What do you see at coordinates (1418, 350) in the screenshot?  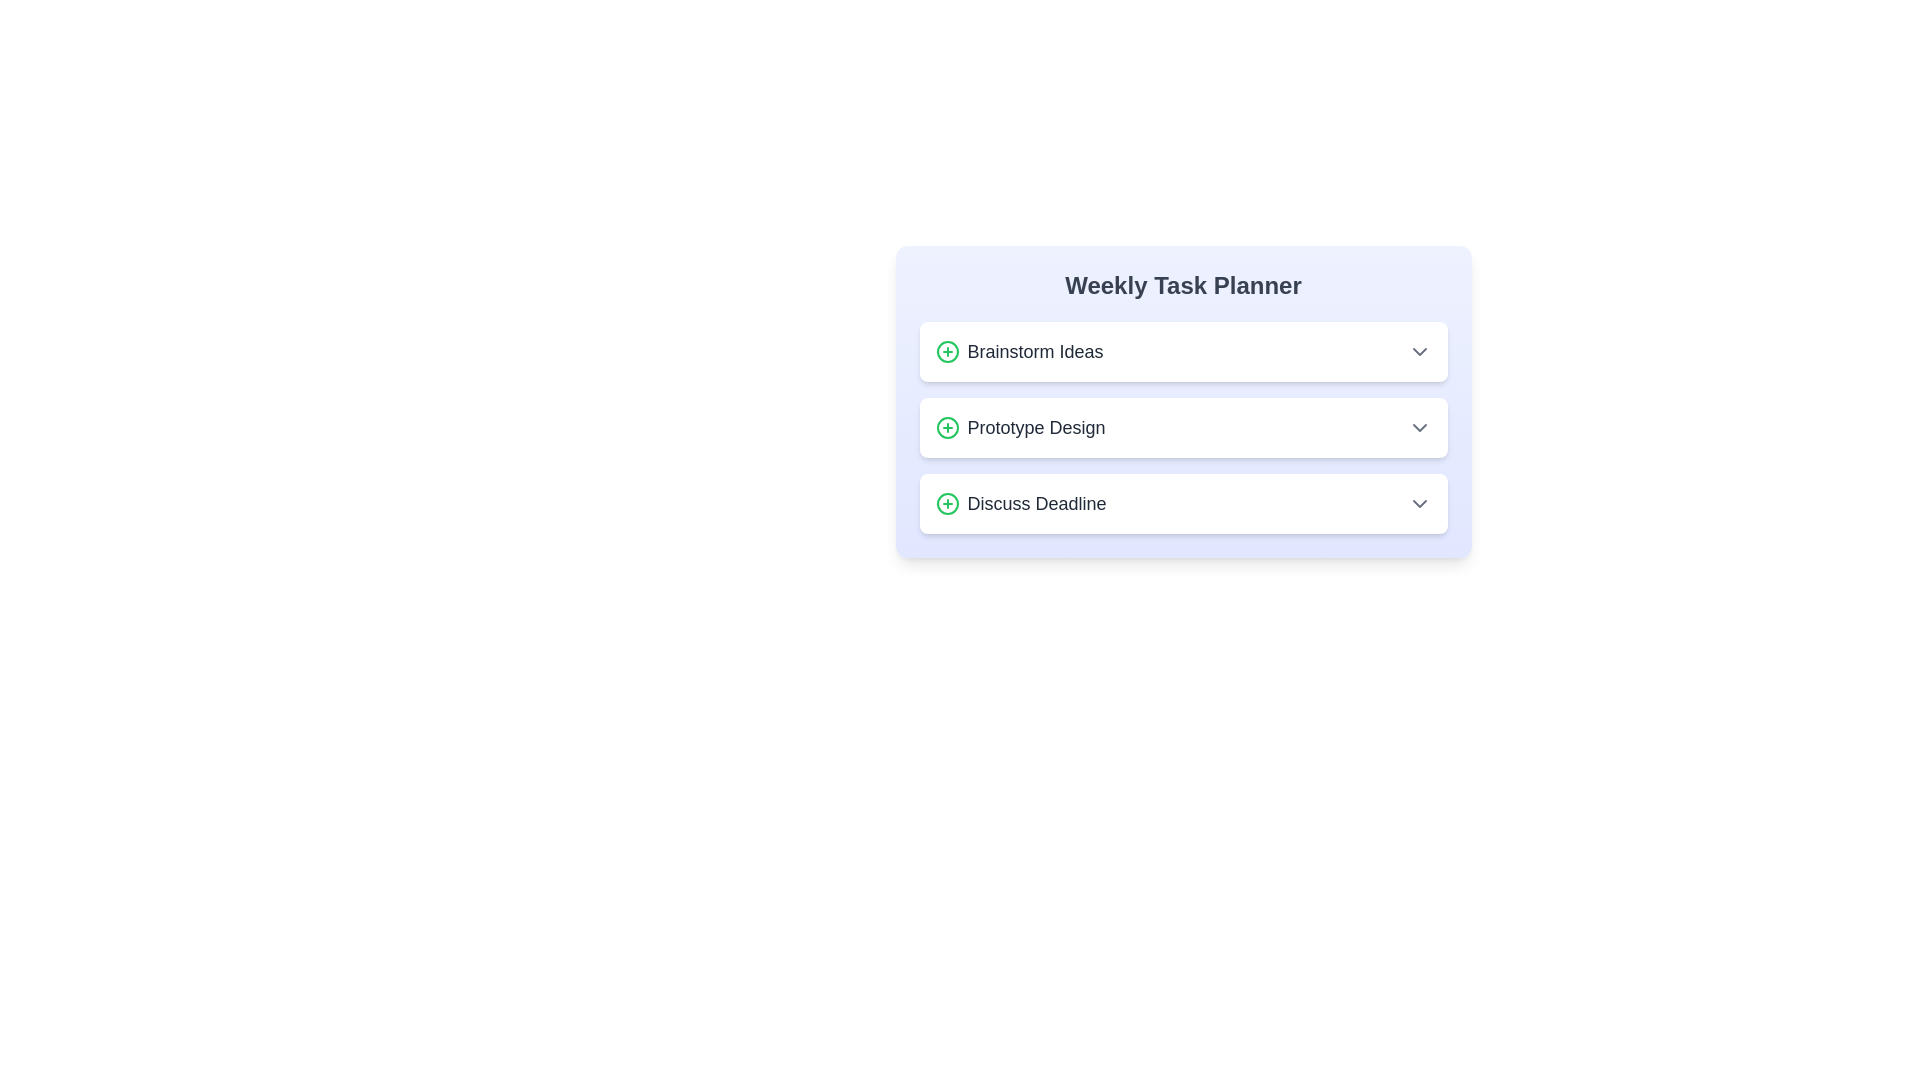 I see `button associated with the task to expand its details` at bounding box center [1418, 350].